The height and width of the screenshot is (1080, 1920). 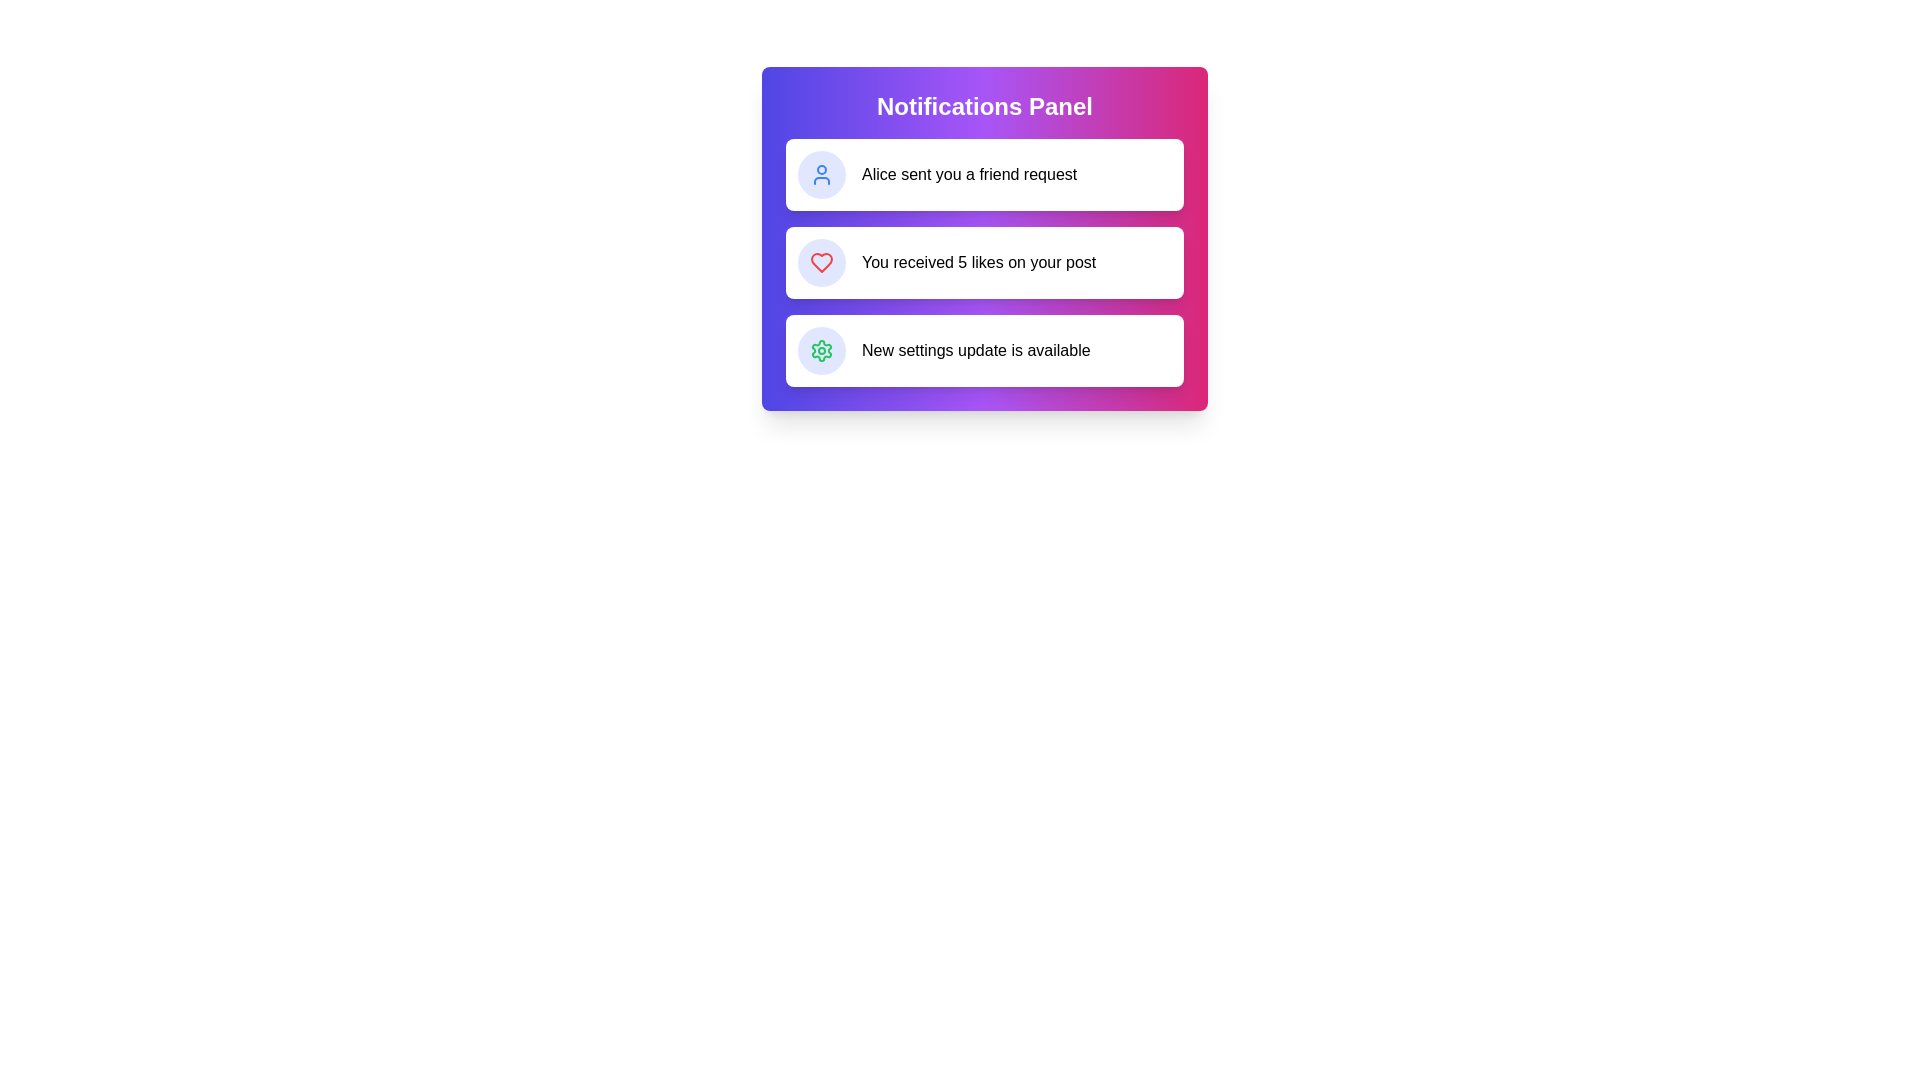 What do you see at coordinates (821, 261) in the screenshot?
I see `the red-colored heart icon with a rounded-edge design, located in the second notification row that reads 'You received 5 likes on your post'` at bounding box center [821, 261].